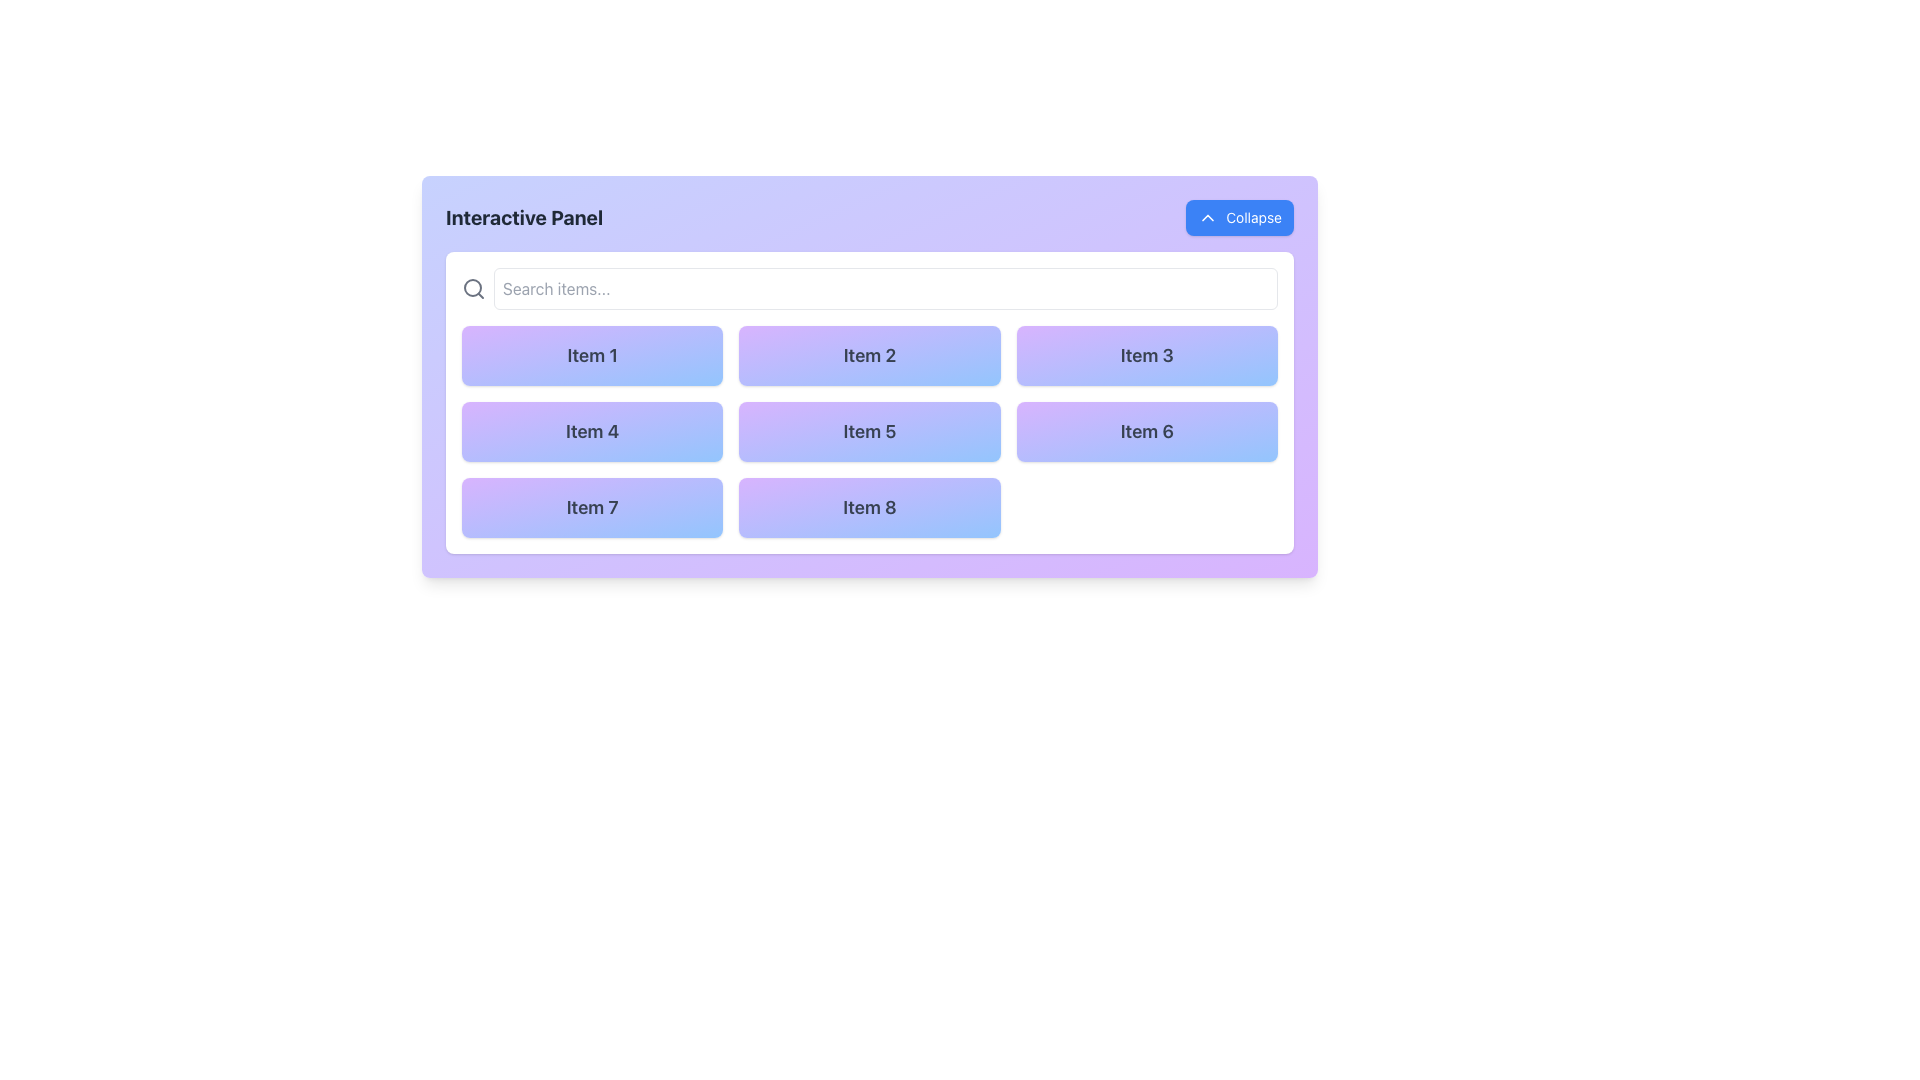 This screenshot has height=1080, width=1920. Describe the element at coordinates (869, 430) in the screenshot. I see `the informational text label that identifies the item within the grid layout, centrally aligned in the second column of the second row tile` at that location.